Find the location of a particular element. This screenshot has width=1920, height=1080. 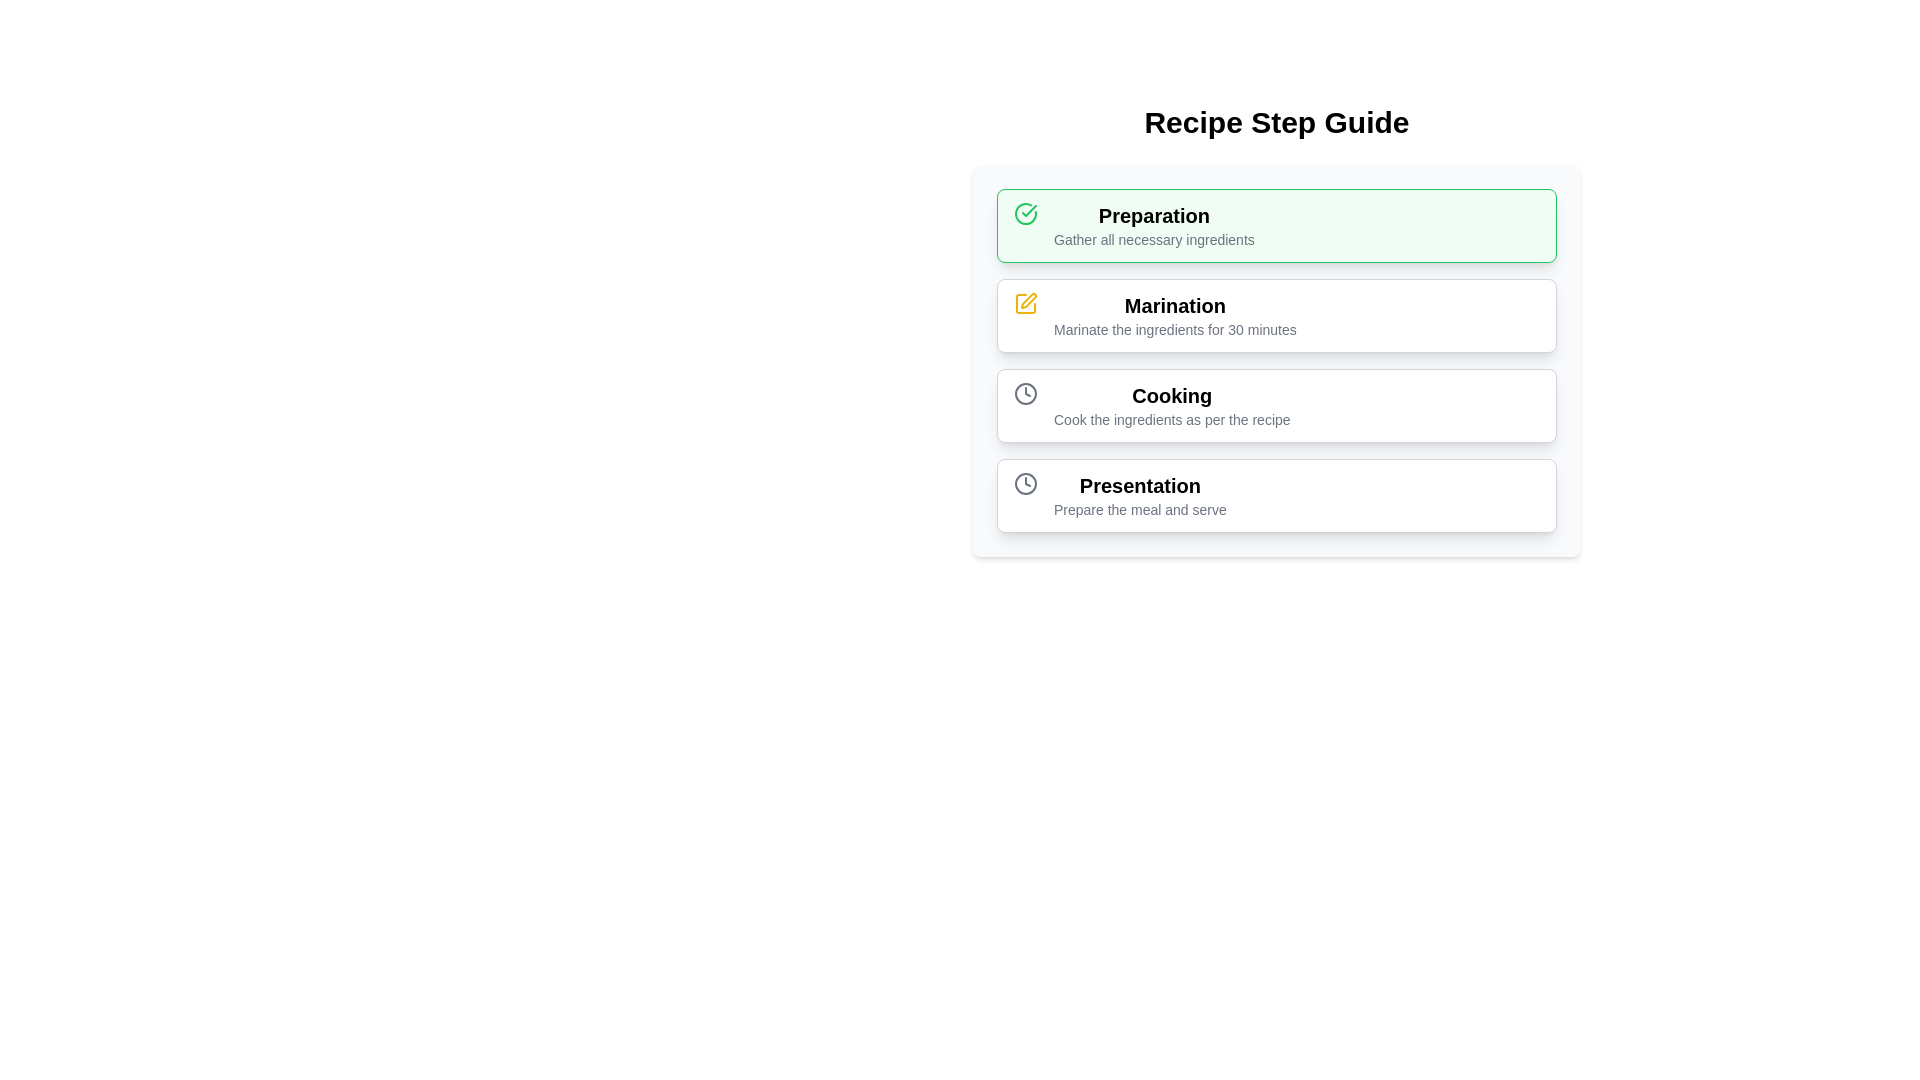

the green checkmark icon within the circular icon that represents the 'Preparation' step in the recipe guide, located to the left of the 'Preparation' text is located at coordinates (1029, 211).